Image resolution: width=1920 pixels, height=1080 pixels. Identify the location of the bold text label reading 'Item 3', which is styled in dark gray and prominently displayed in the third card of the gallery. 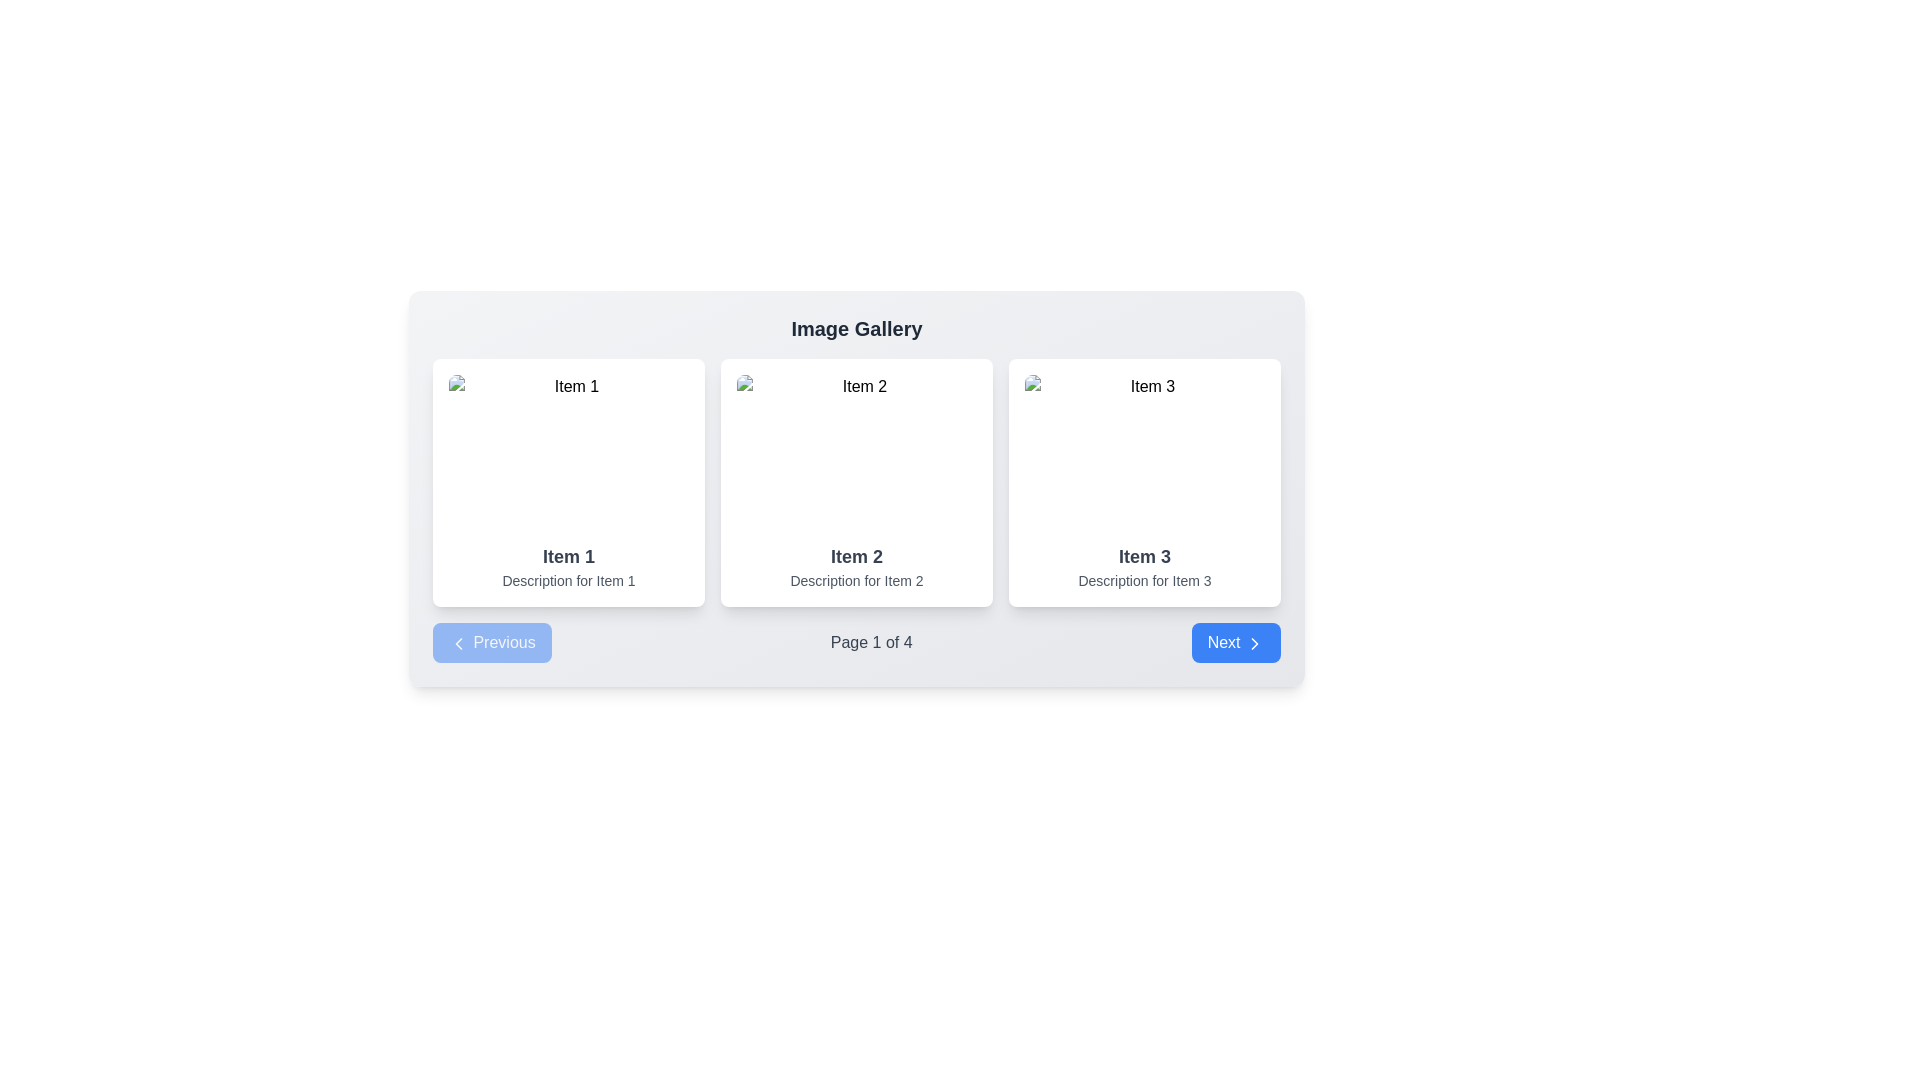
(1145, 556).